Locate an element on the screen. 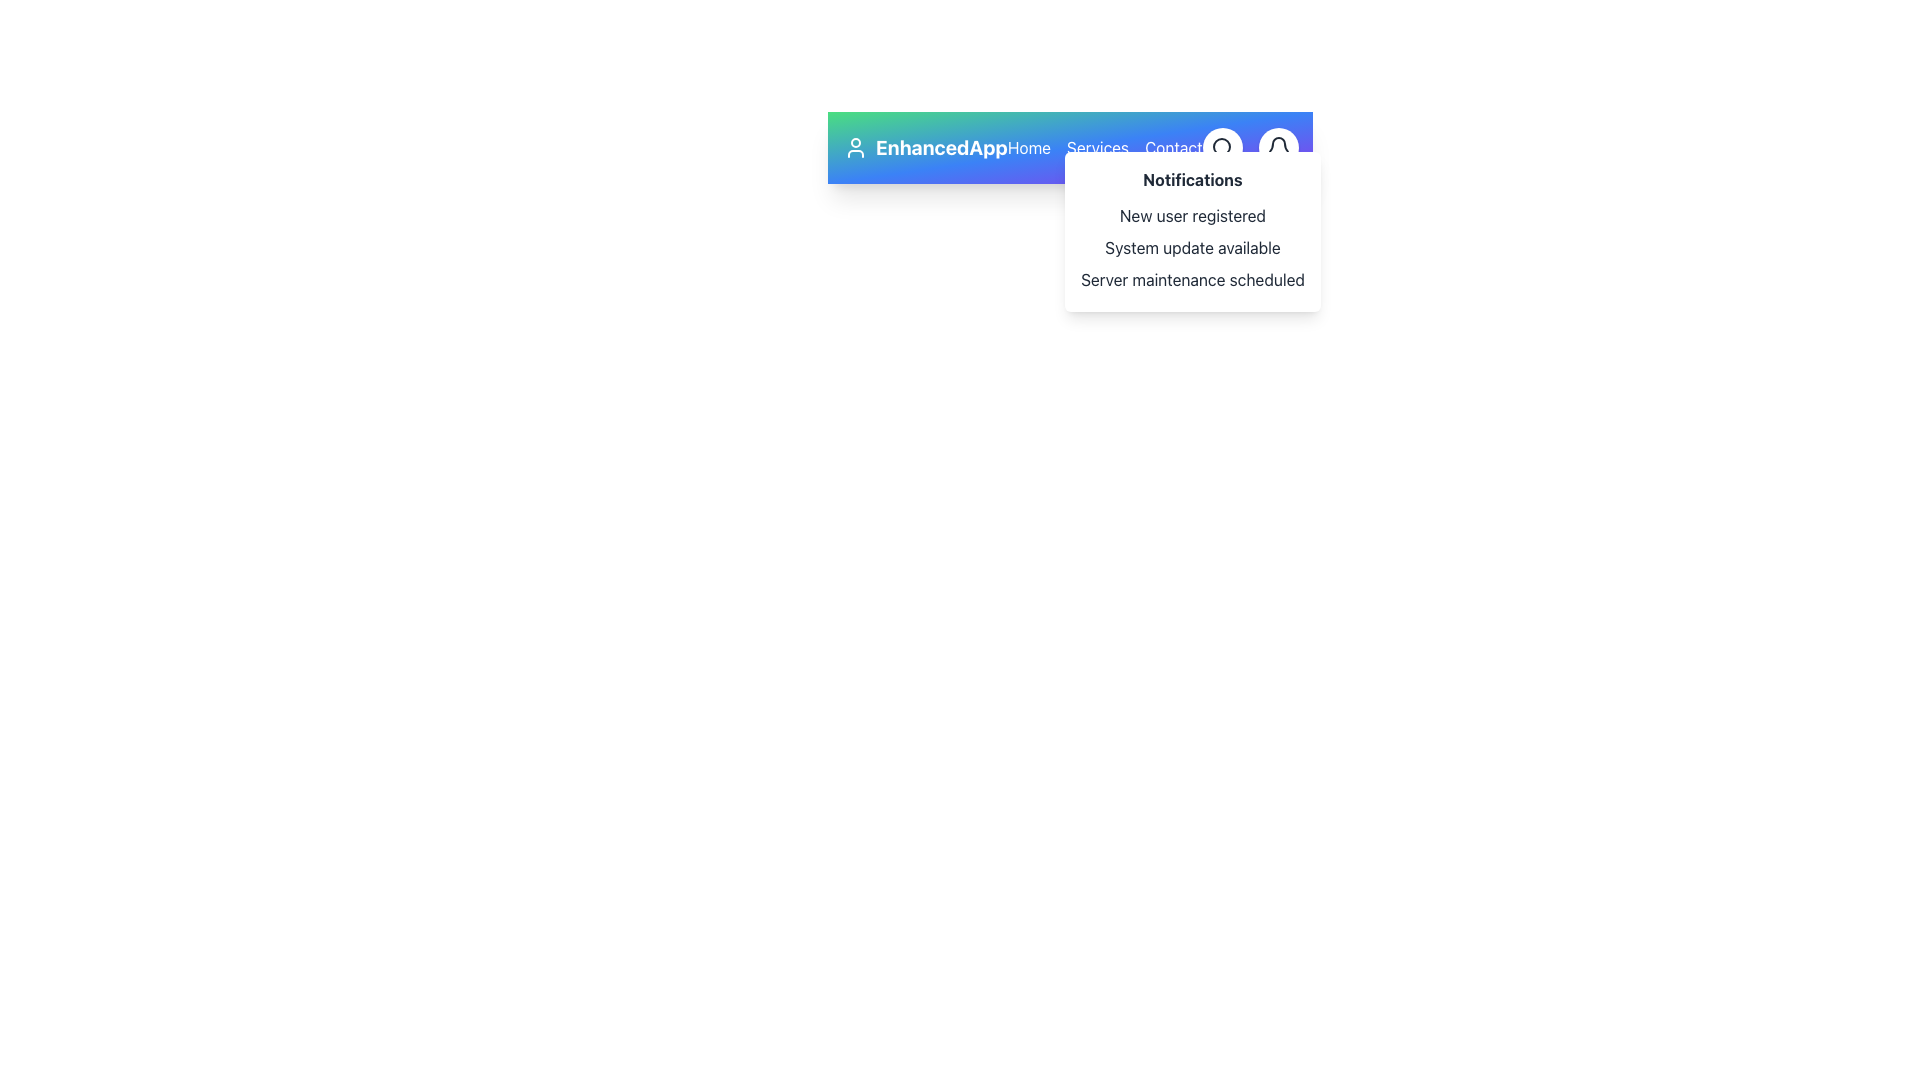 The height and width of the screenshot is (1080, 1920). the second notification text element in the dropdown 'Notifications' is located at coordinates (1193, 246).